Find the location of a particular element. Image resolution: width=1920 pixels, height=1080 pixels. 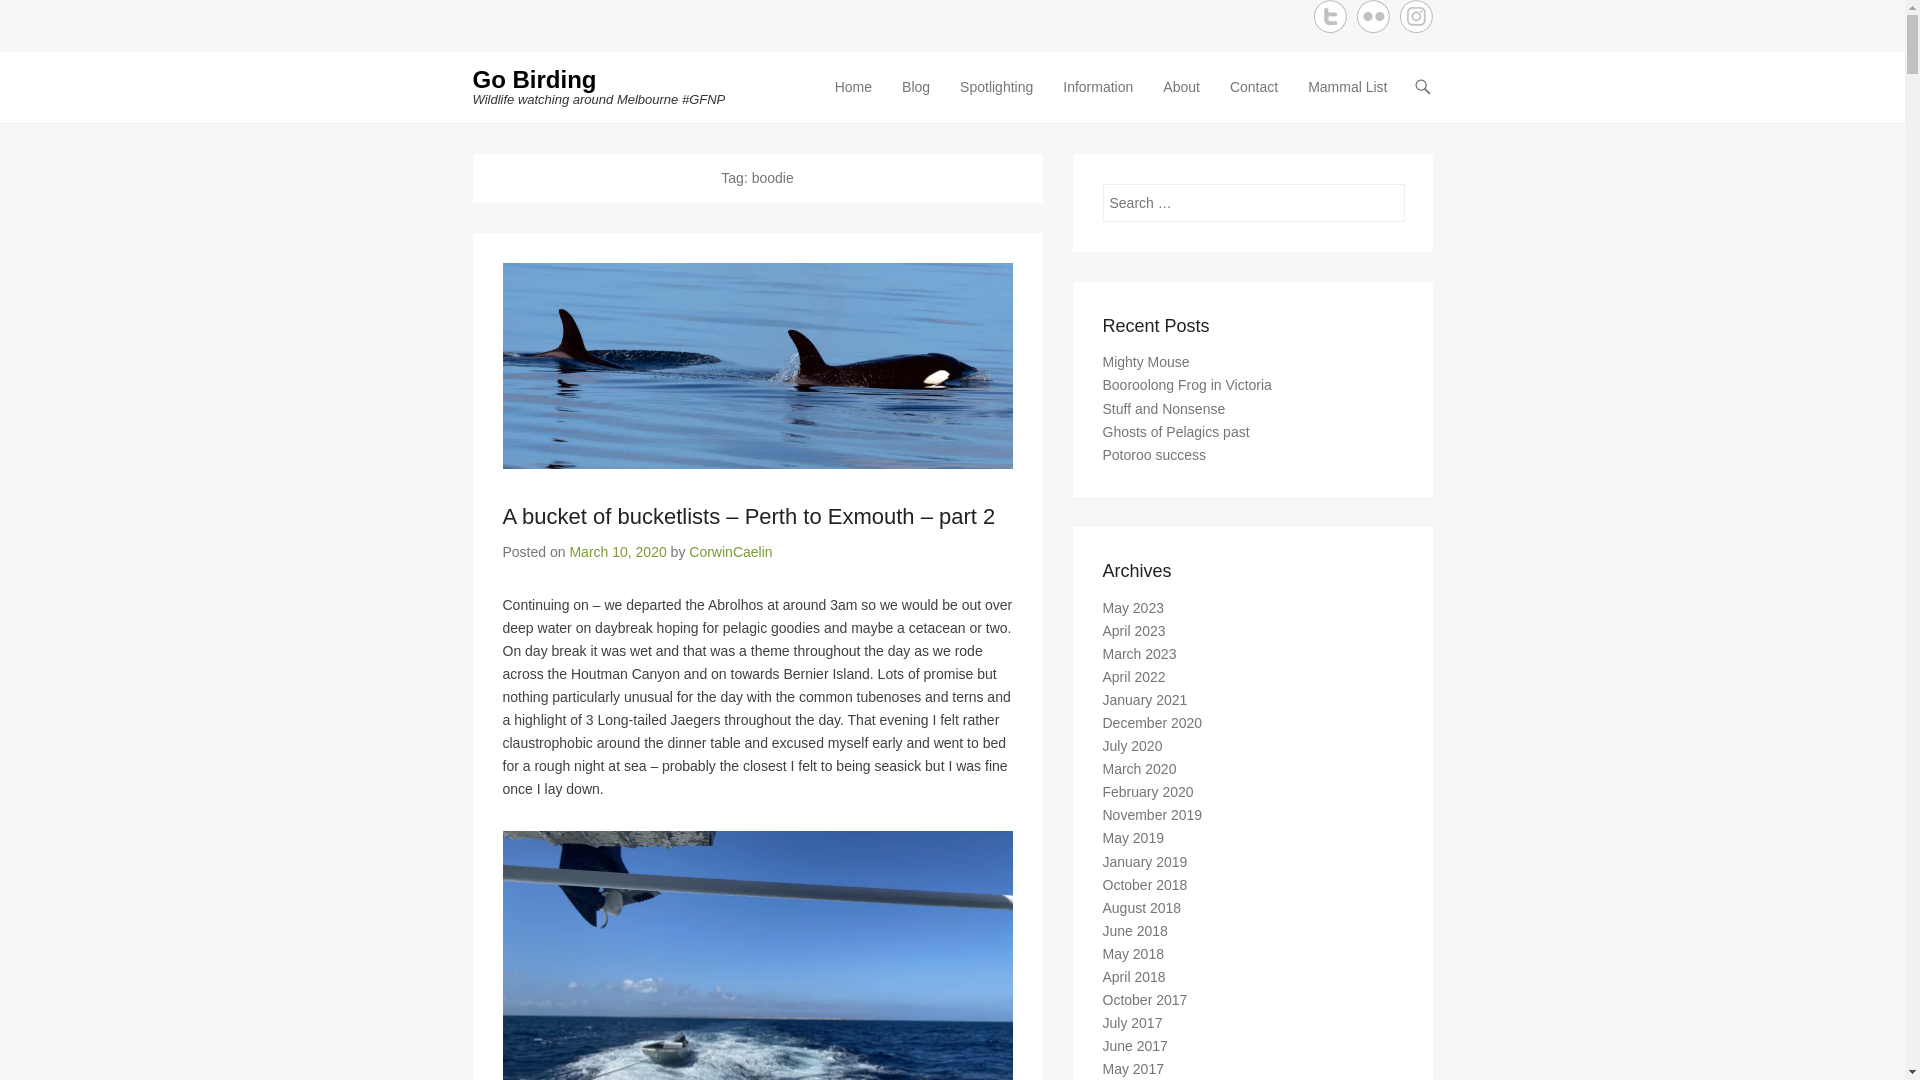

'Flickr' is located at coordinates (1356, 16).